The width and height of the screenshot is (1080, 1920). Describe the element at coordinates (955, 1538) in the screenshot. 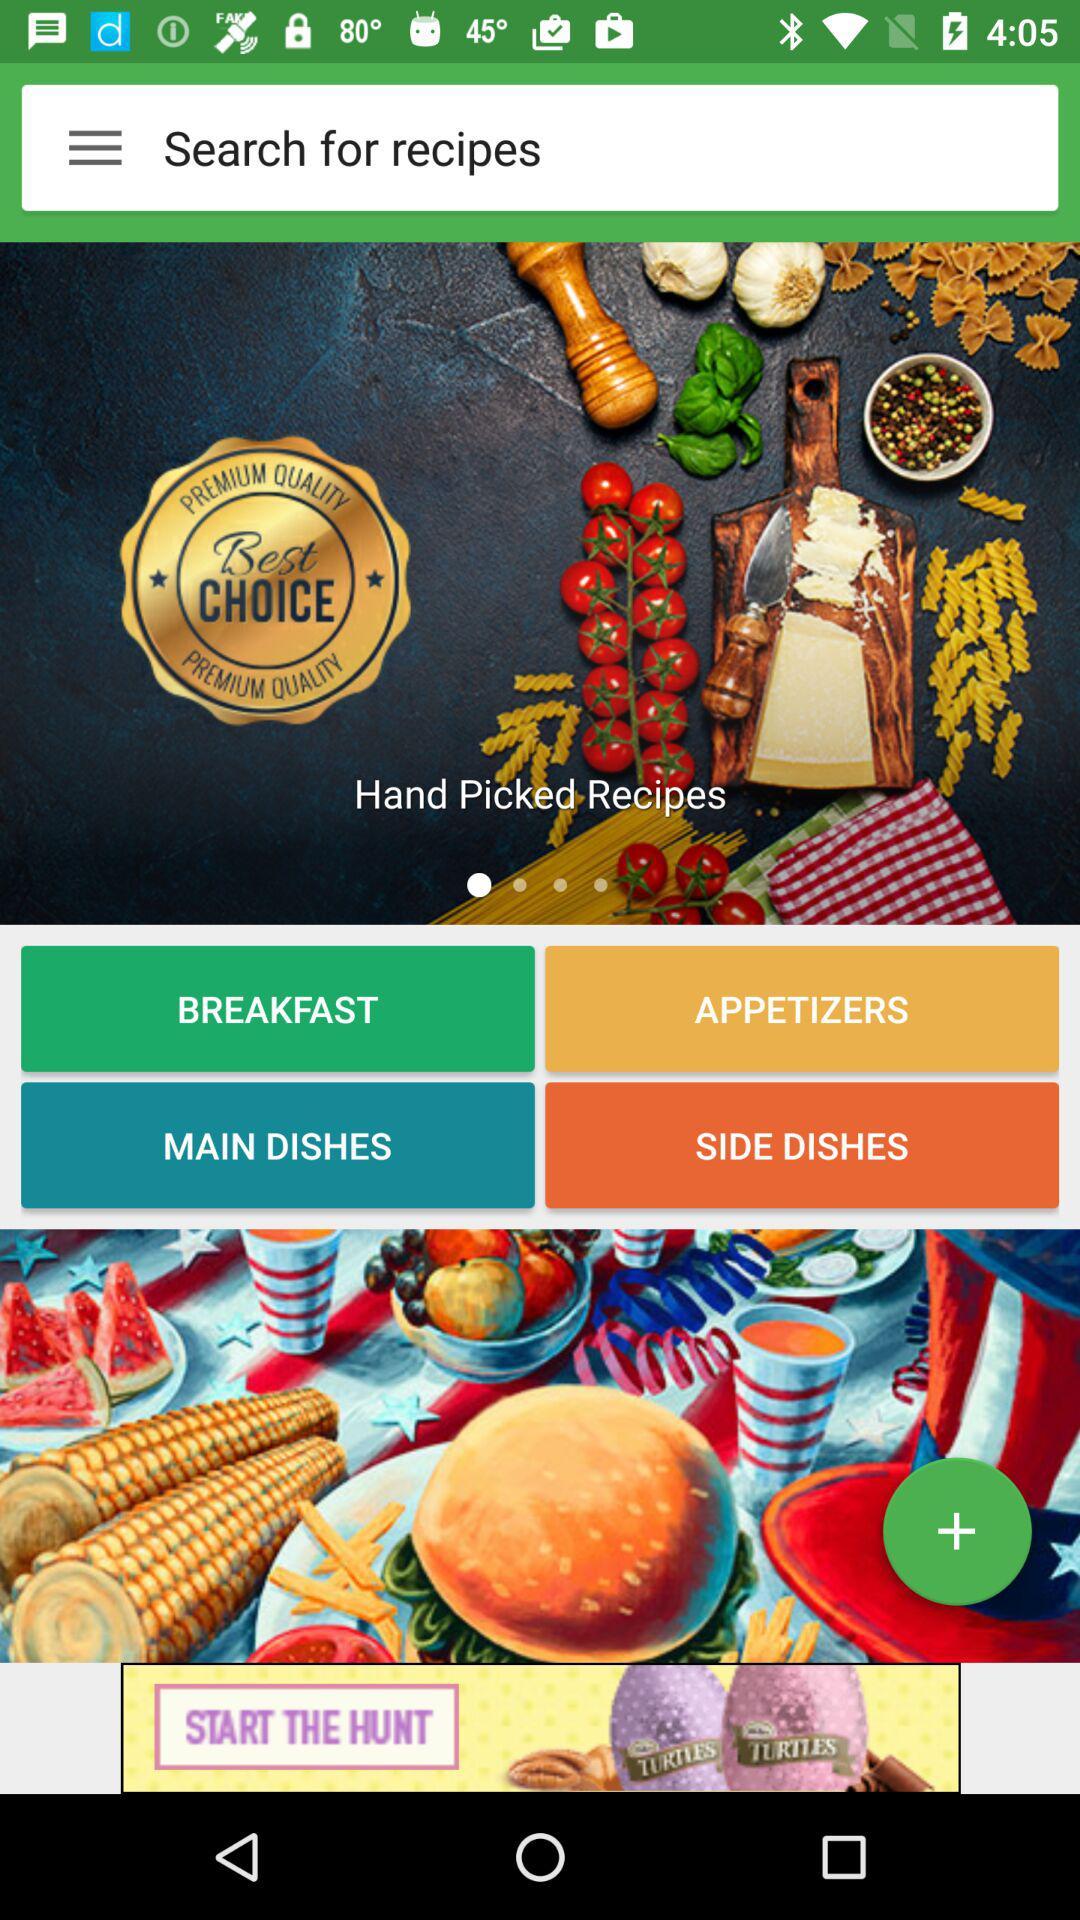

I see `the add icon` at that location.